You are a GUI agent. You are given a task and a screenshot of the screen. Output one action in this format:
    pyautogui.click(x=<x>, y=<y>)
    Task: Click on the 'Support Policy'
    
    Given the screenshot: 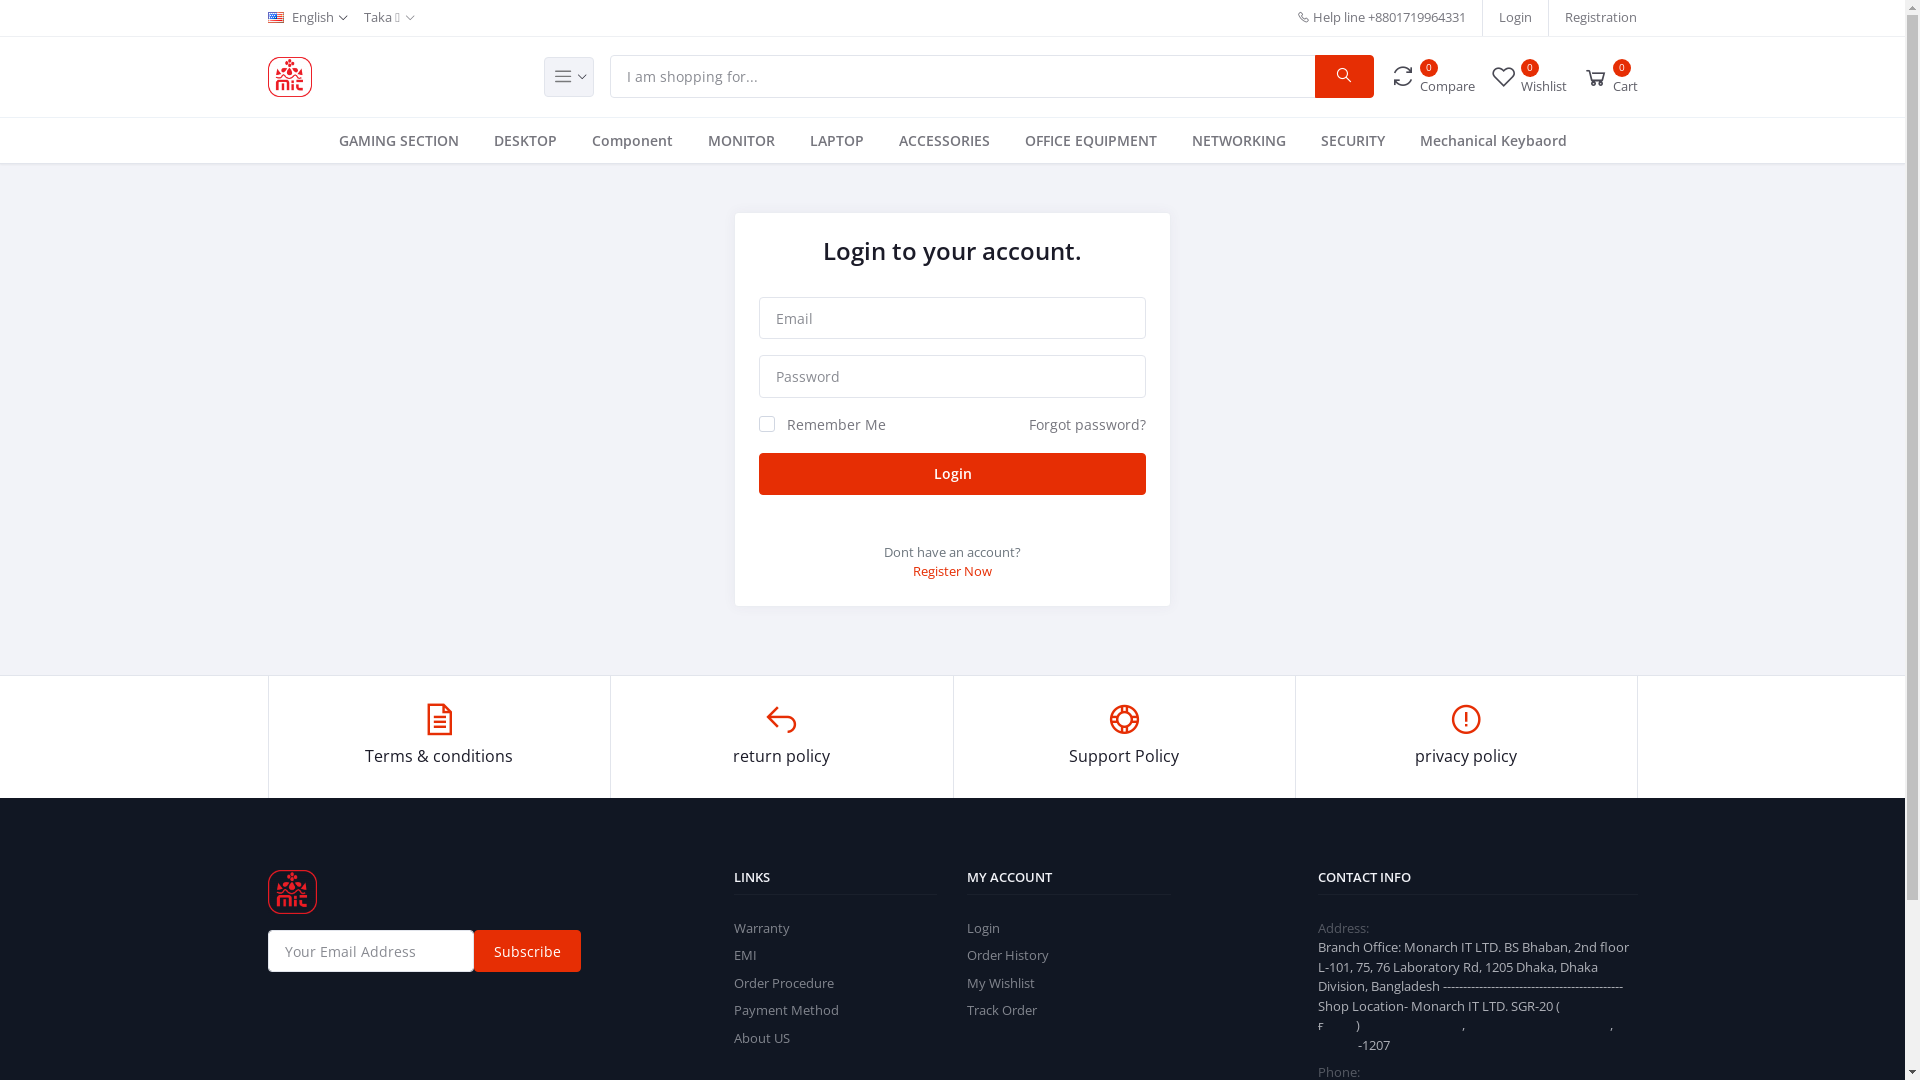 What is the action you would take?
    pyautogui.click(x=1123, y=736)
    